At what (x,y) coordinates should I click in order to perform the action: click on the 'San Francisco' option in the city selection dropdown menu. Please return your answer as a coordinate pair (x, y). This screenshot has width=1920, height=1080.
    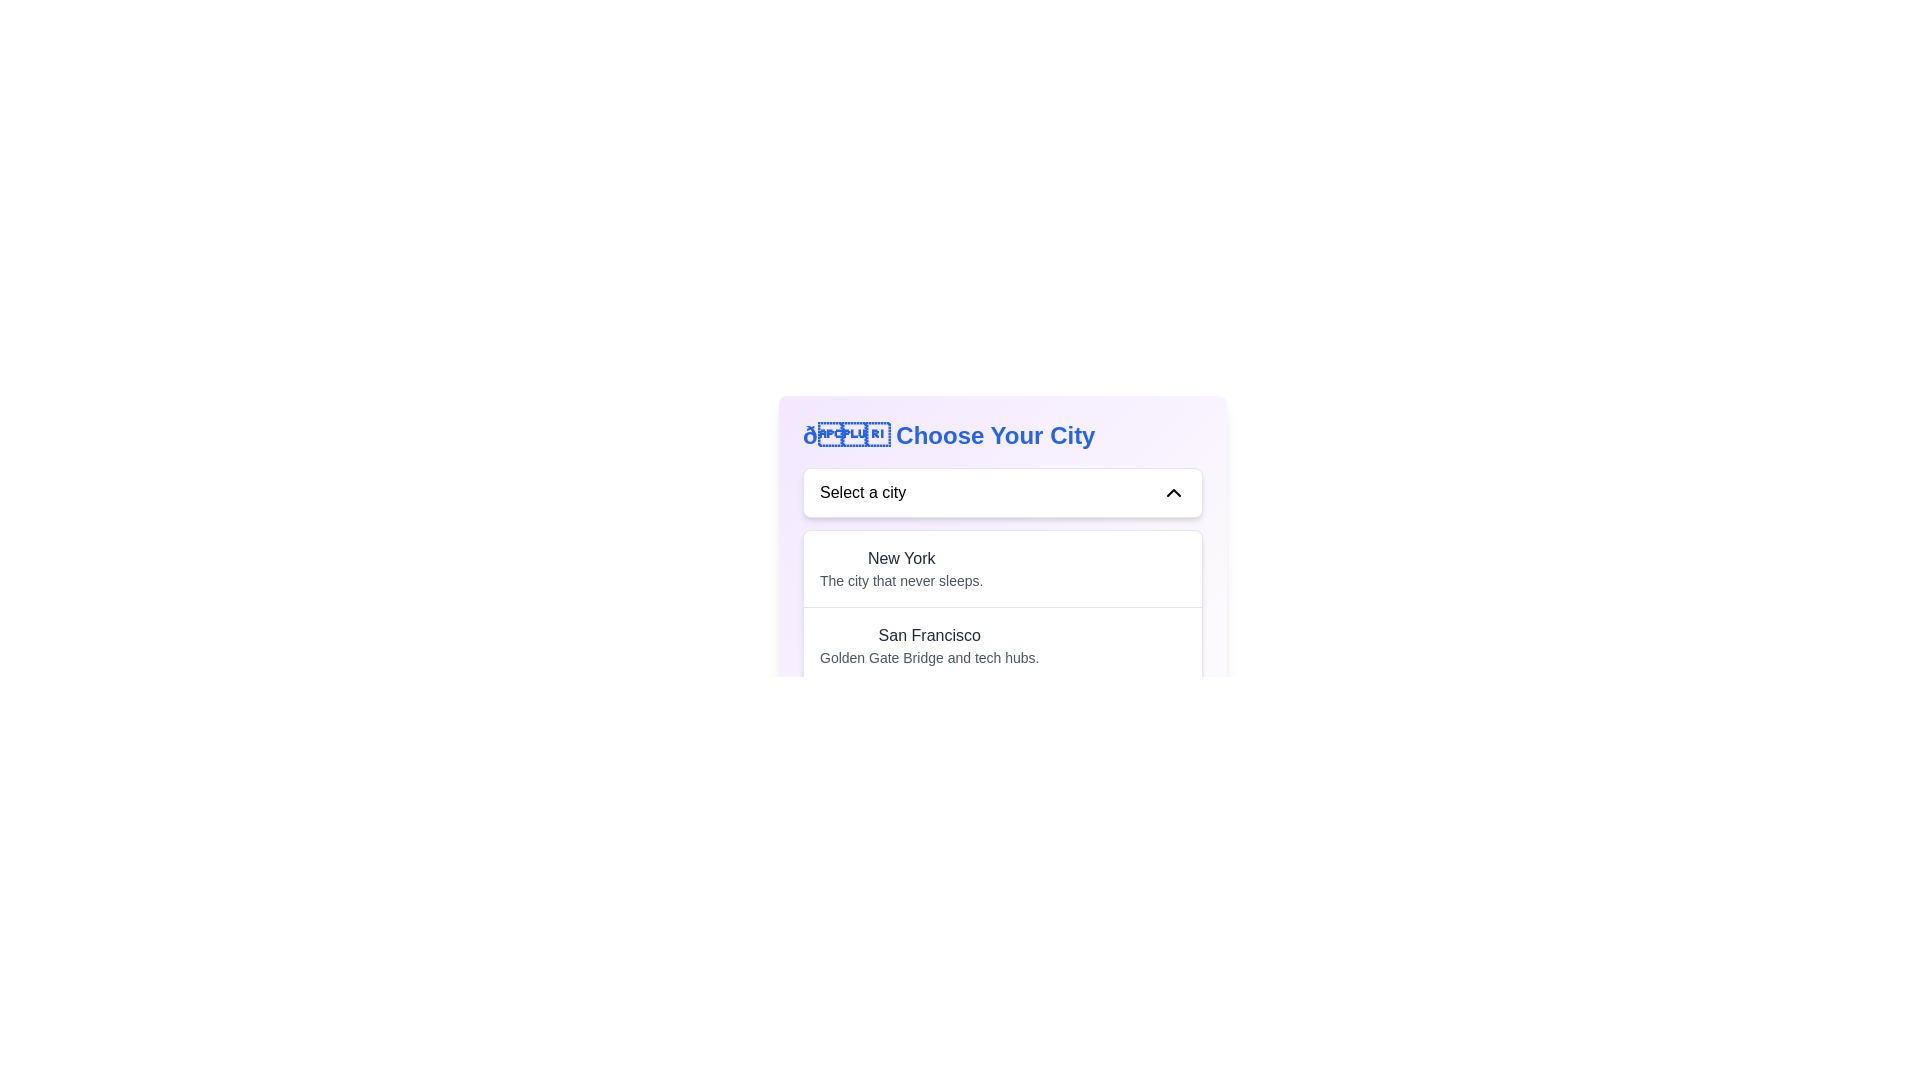
    Looking at the image, I should click on (928, 645).